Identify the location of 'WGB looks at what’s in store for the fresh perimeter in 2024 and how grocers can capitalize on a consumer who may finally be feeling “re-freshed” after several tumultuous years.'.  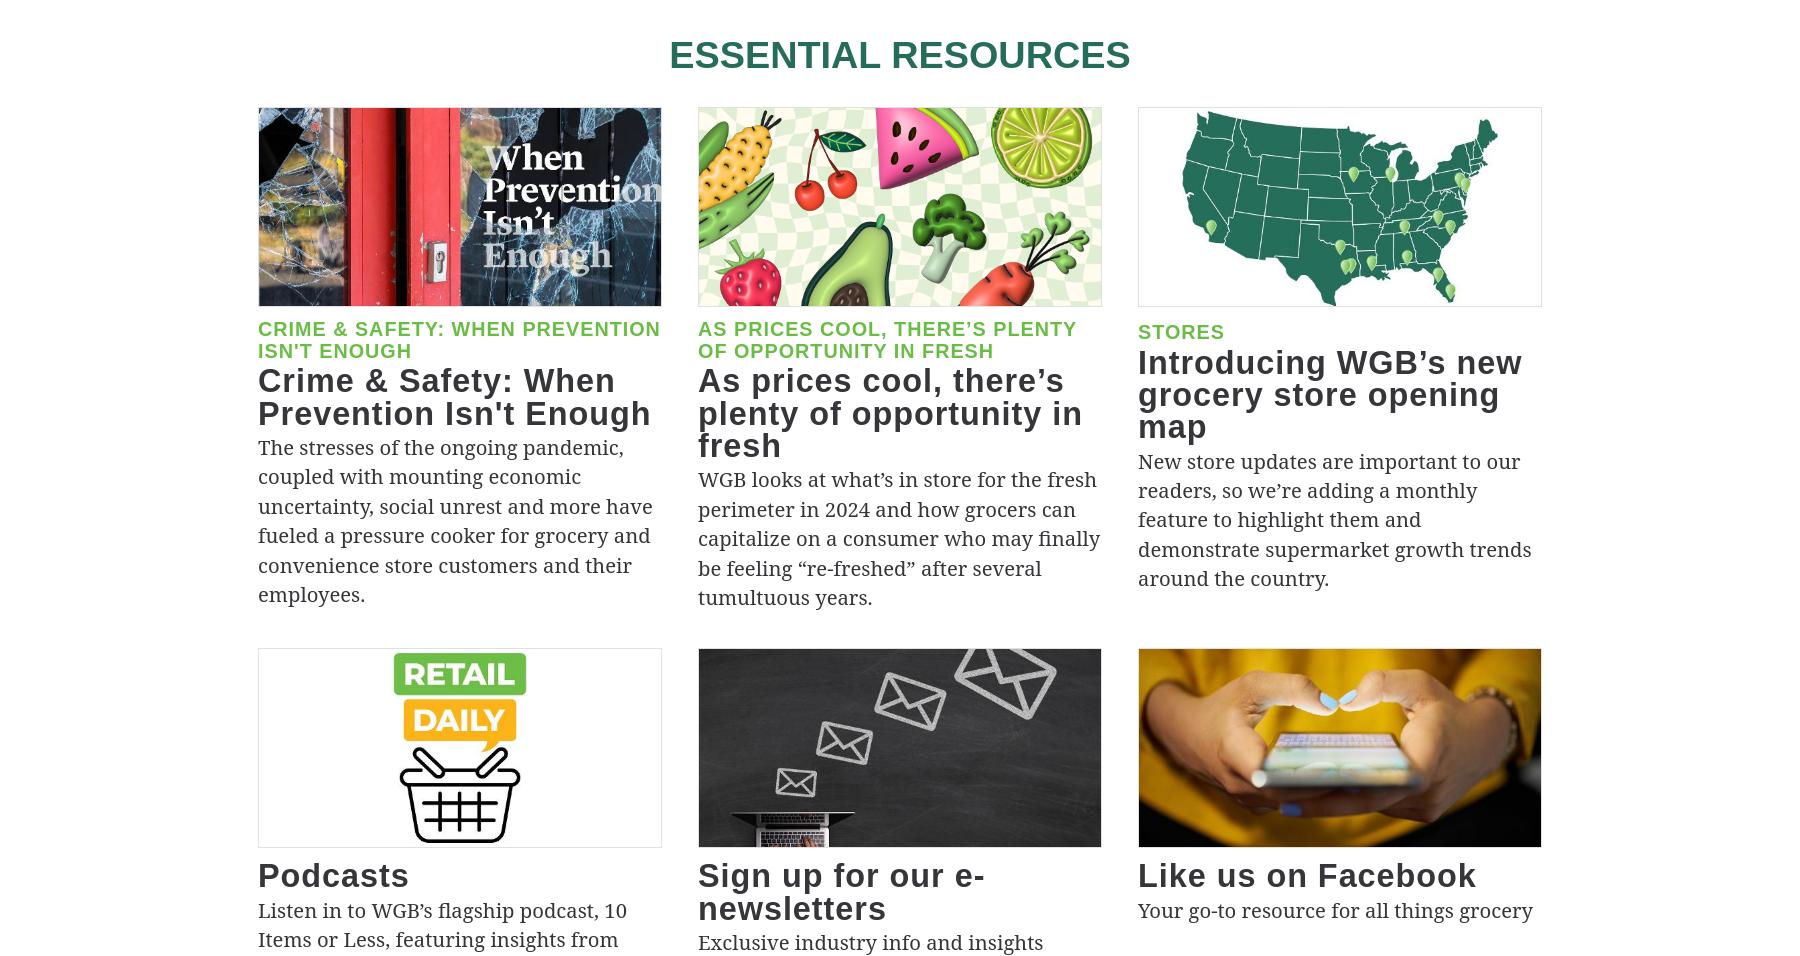
(697, 536).